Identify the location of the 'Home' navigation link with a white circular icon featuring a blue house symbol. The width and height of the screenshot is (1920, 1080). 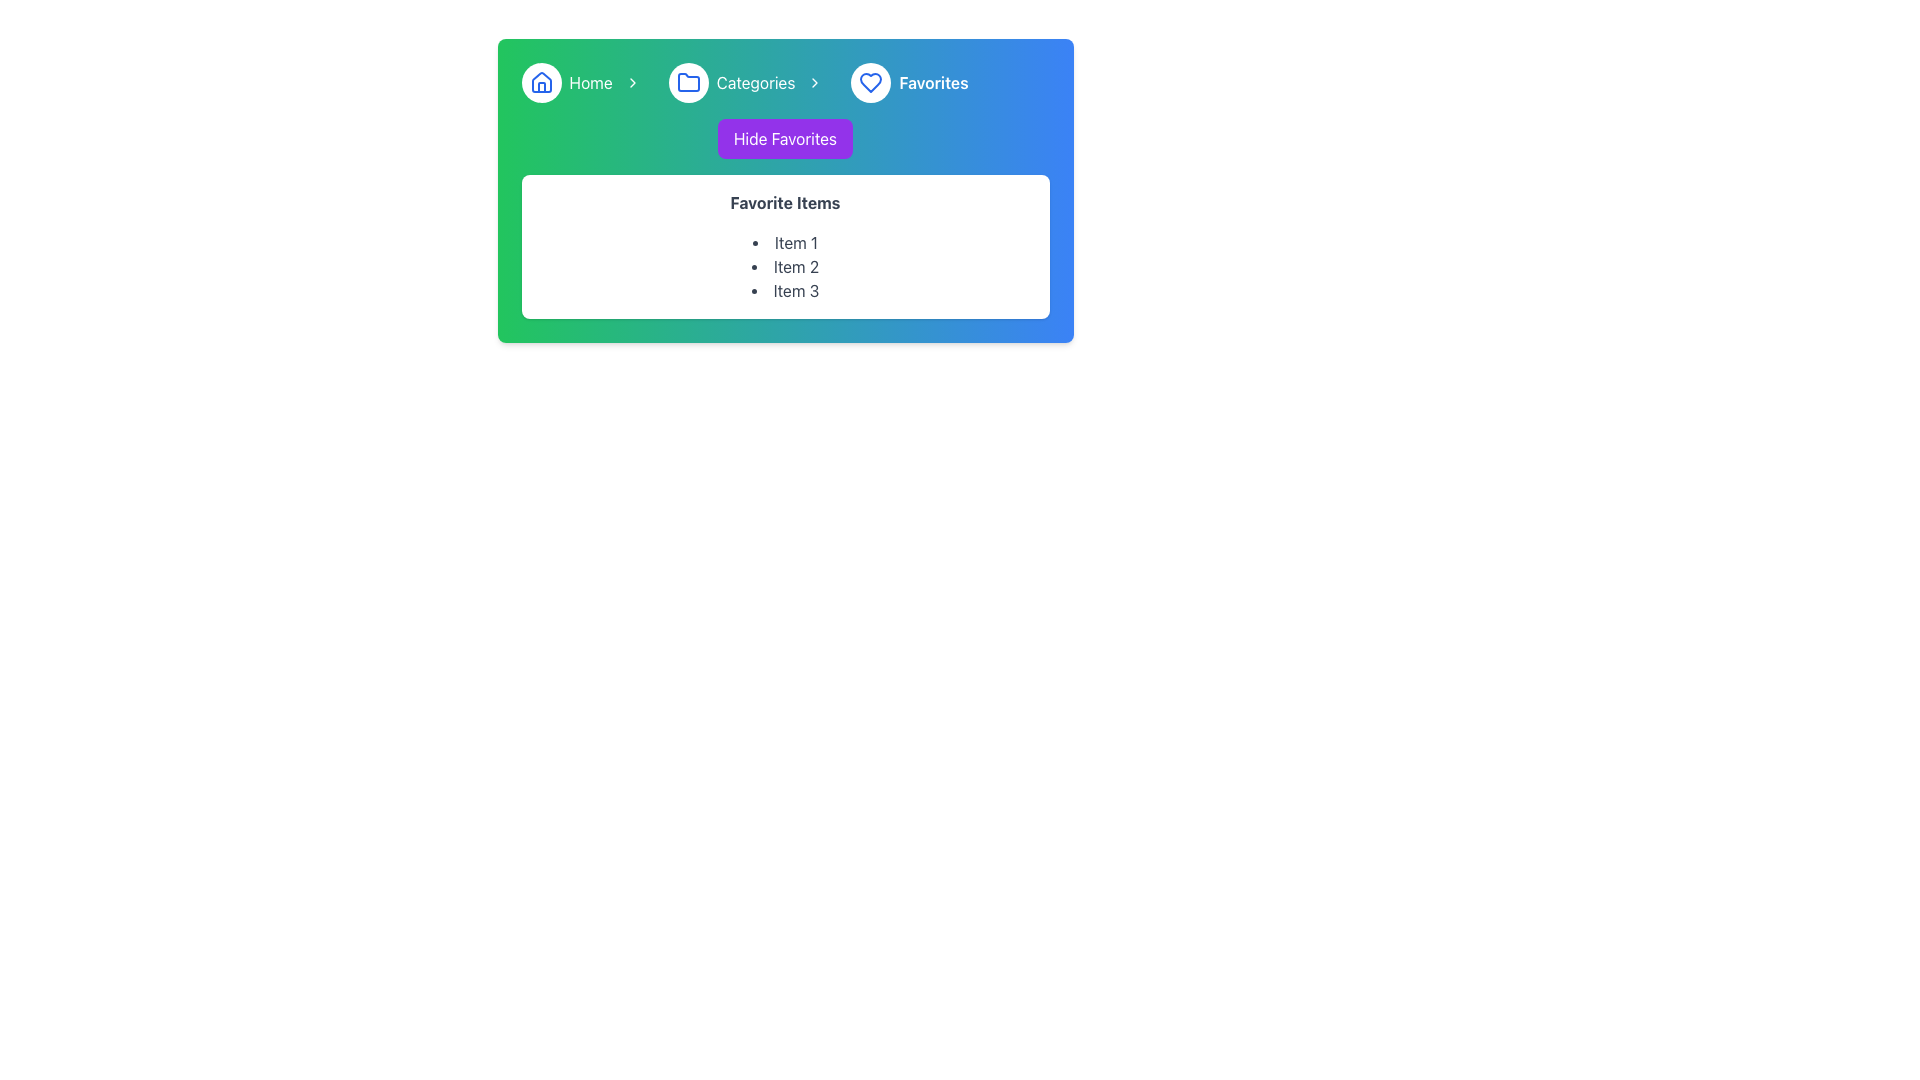
(585, 82).